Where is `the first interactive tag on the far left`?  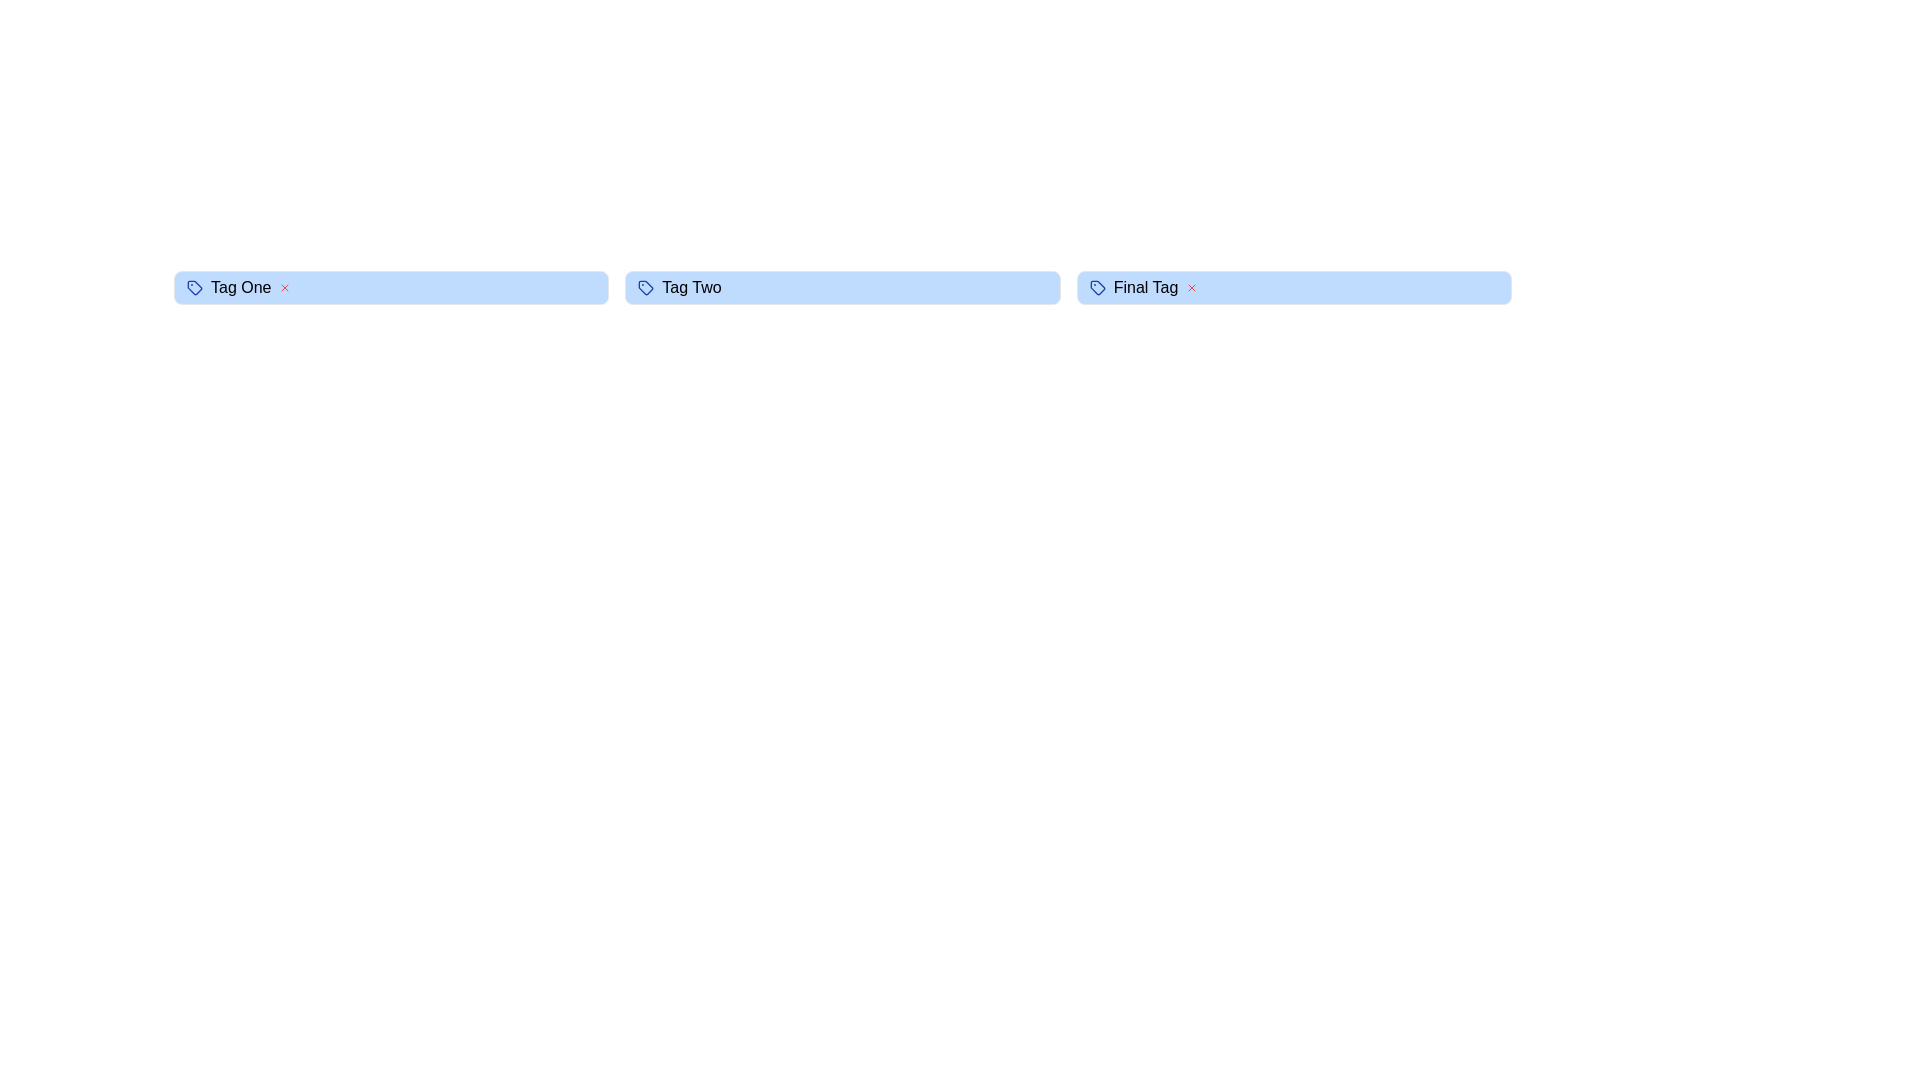 the first interactive tag on the far left is located at coordinates (391, 288).